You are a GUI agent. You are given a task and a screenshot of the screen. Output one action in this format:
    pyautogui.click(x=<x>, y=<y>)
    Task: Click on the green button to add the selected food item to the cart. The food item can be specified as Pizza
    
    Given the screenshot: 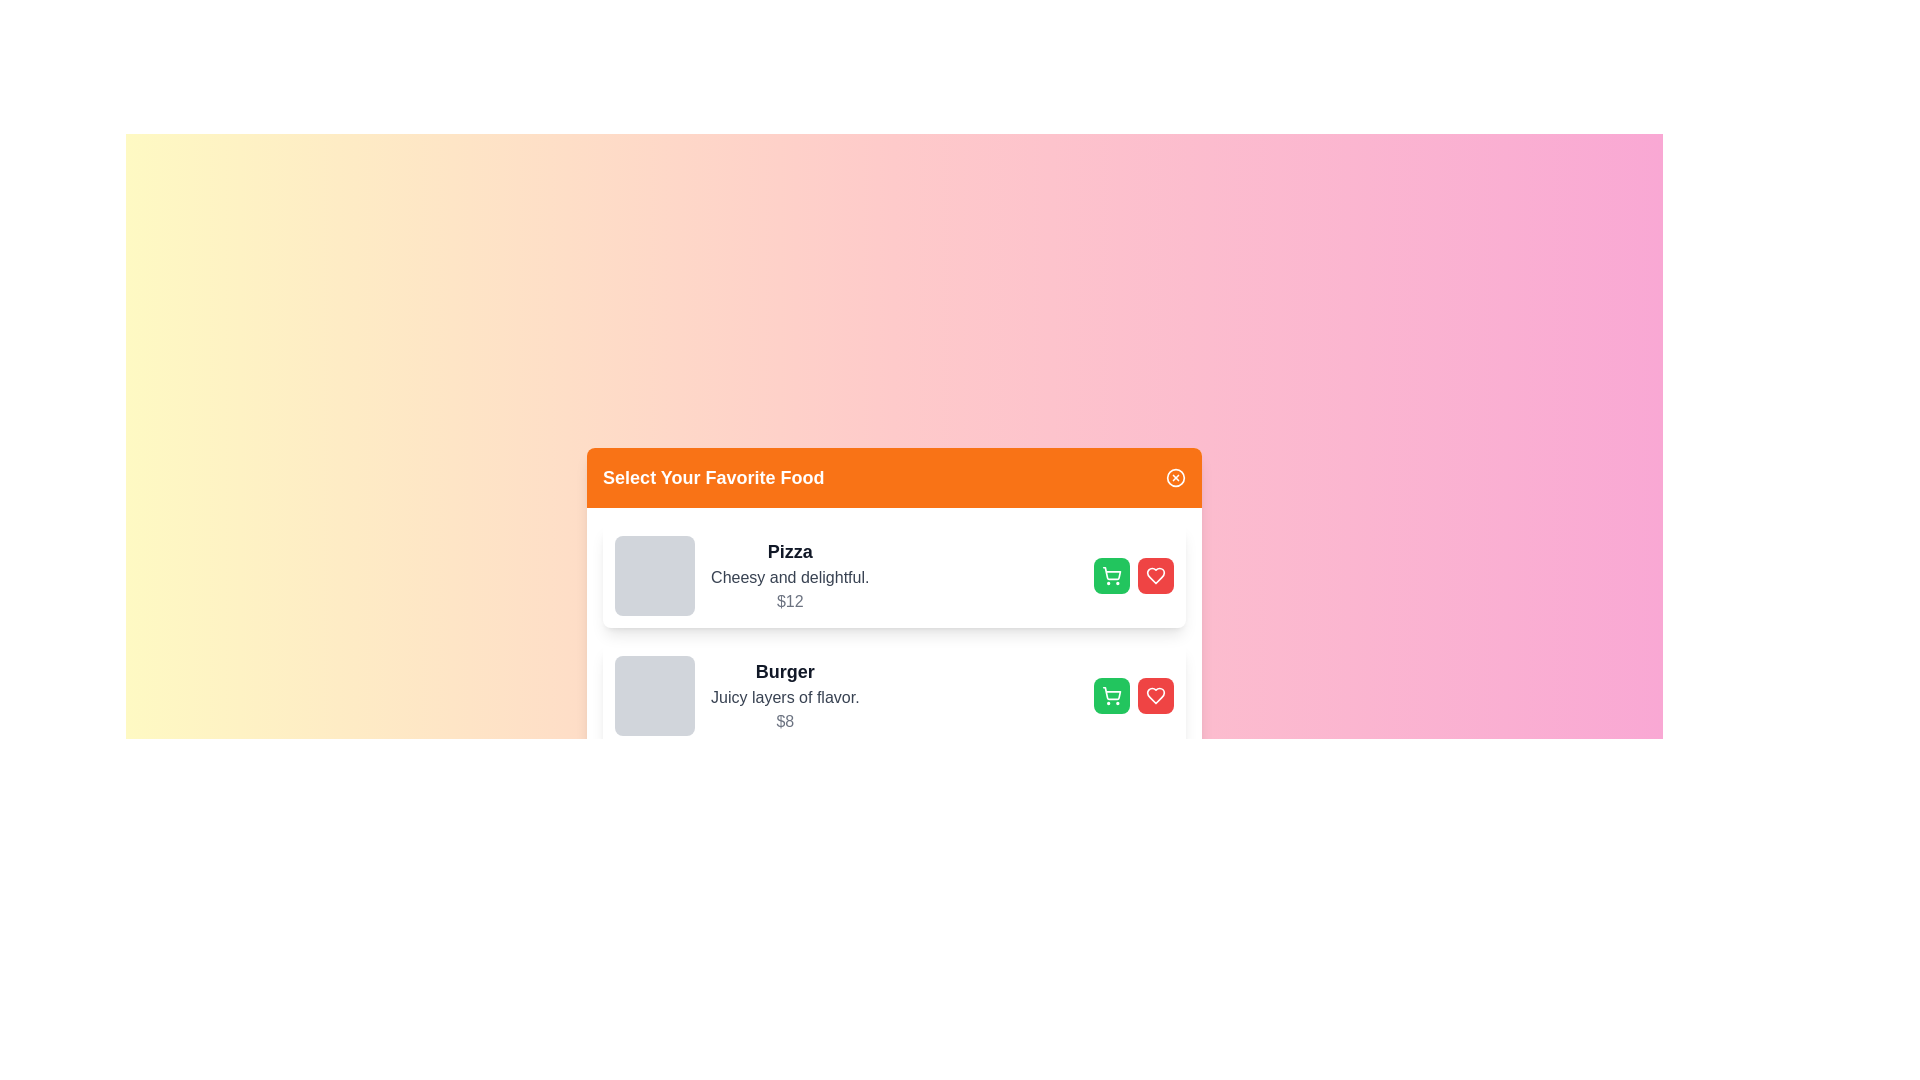 What is the action you would take?
    pyautogui.click(x=1110, y=575)
    